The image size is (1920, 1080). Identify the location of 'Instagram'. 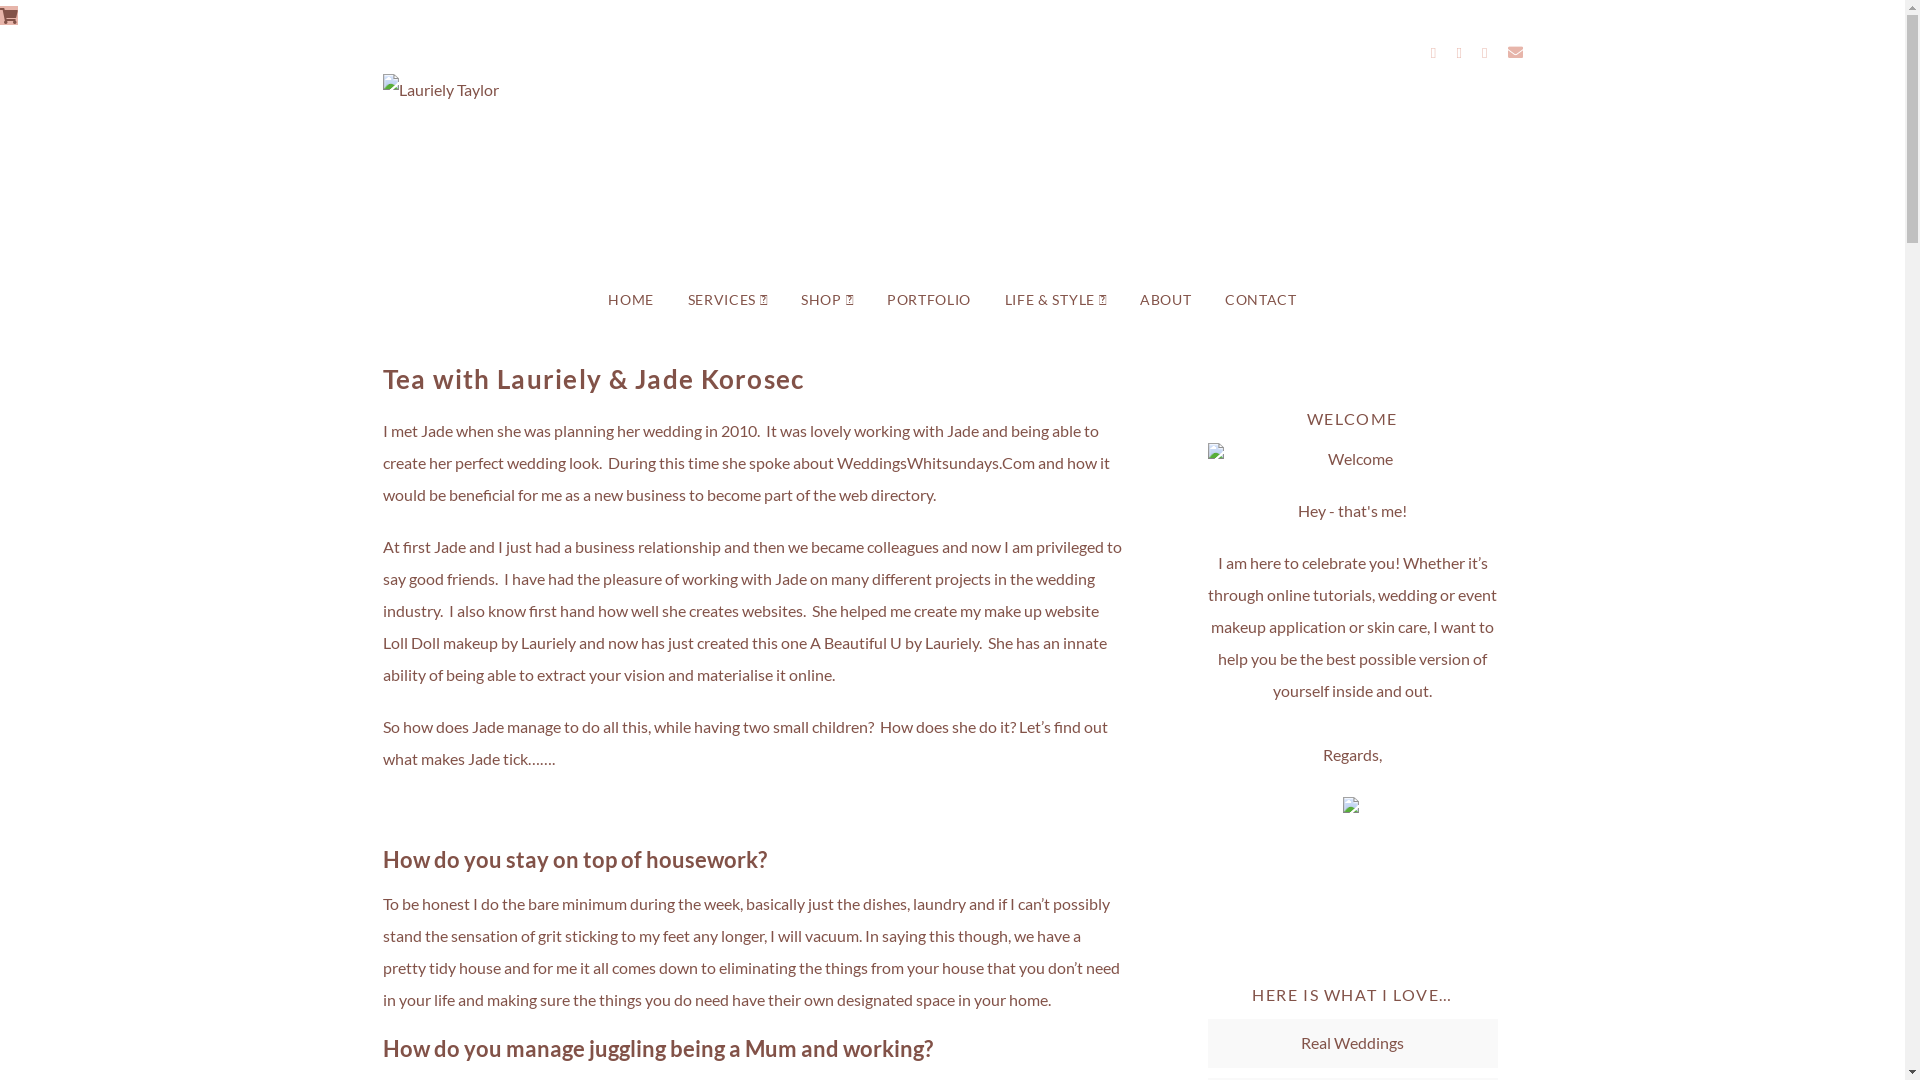
(1455, 51).